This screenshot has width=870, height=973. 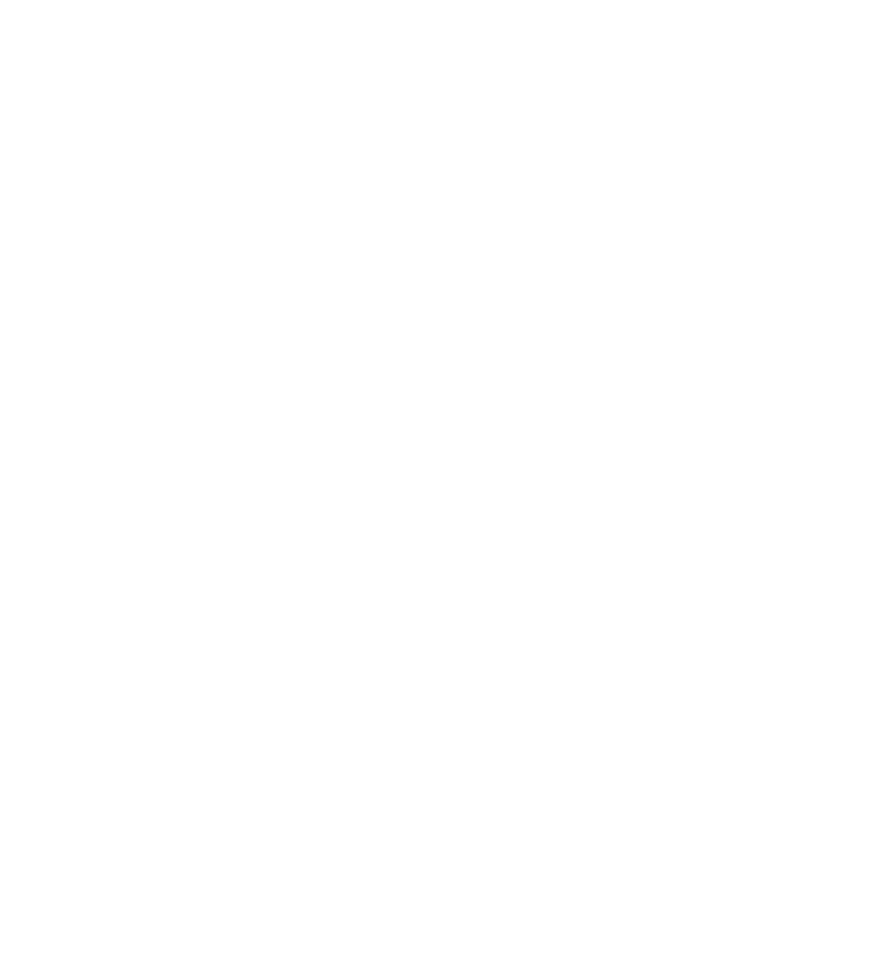 I want to click on 'Seen on the Scene: AES 2023 in Photos', so click(x=207, y=151).